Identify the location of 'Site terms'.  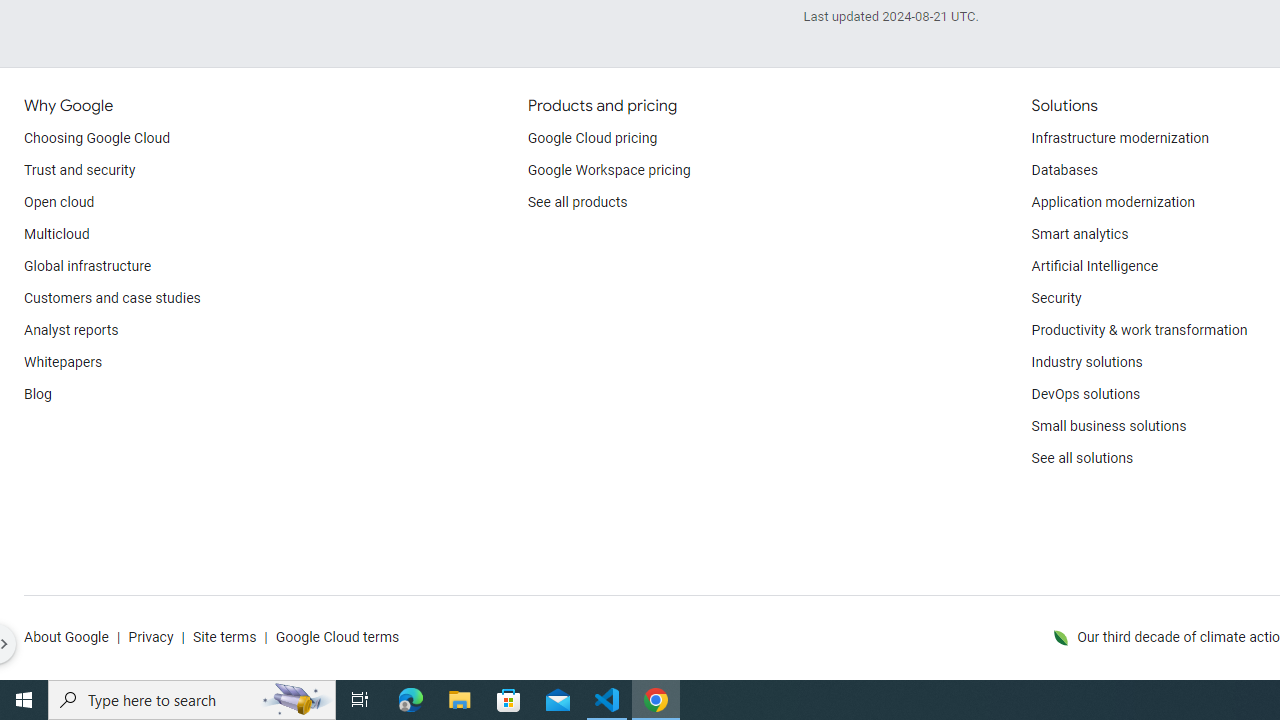
(224, 637).